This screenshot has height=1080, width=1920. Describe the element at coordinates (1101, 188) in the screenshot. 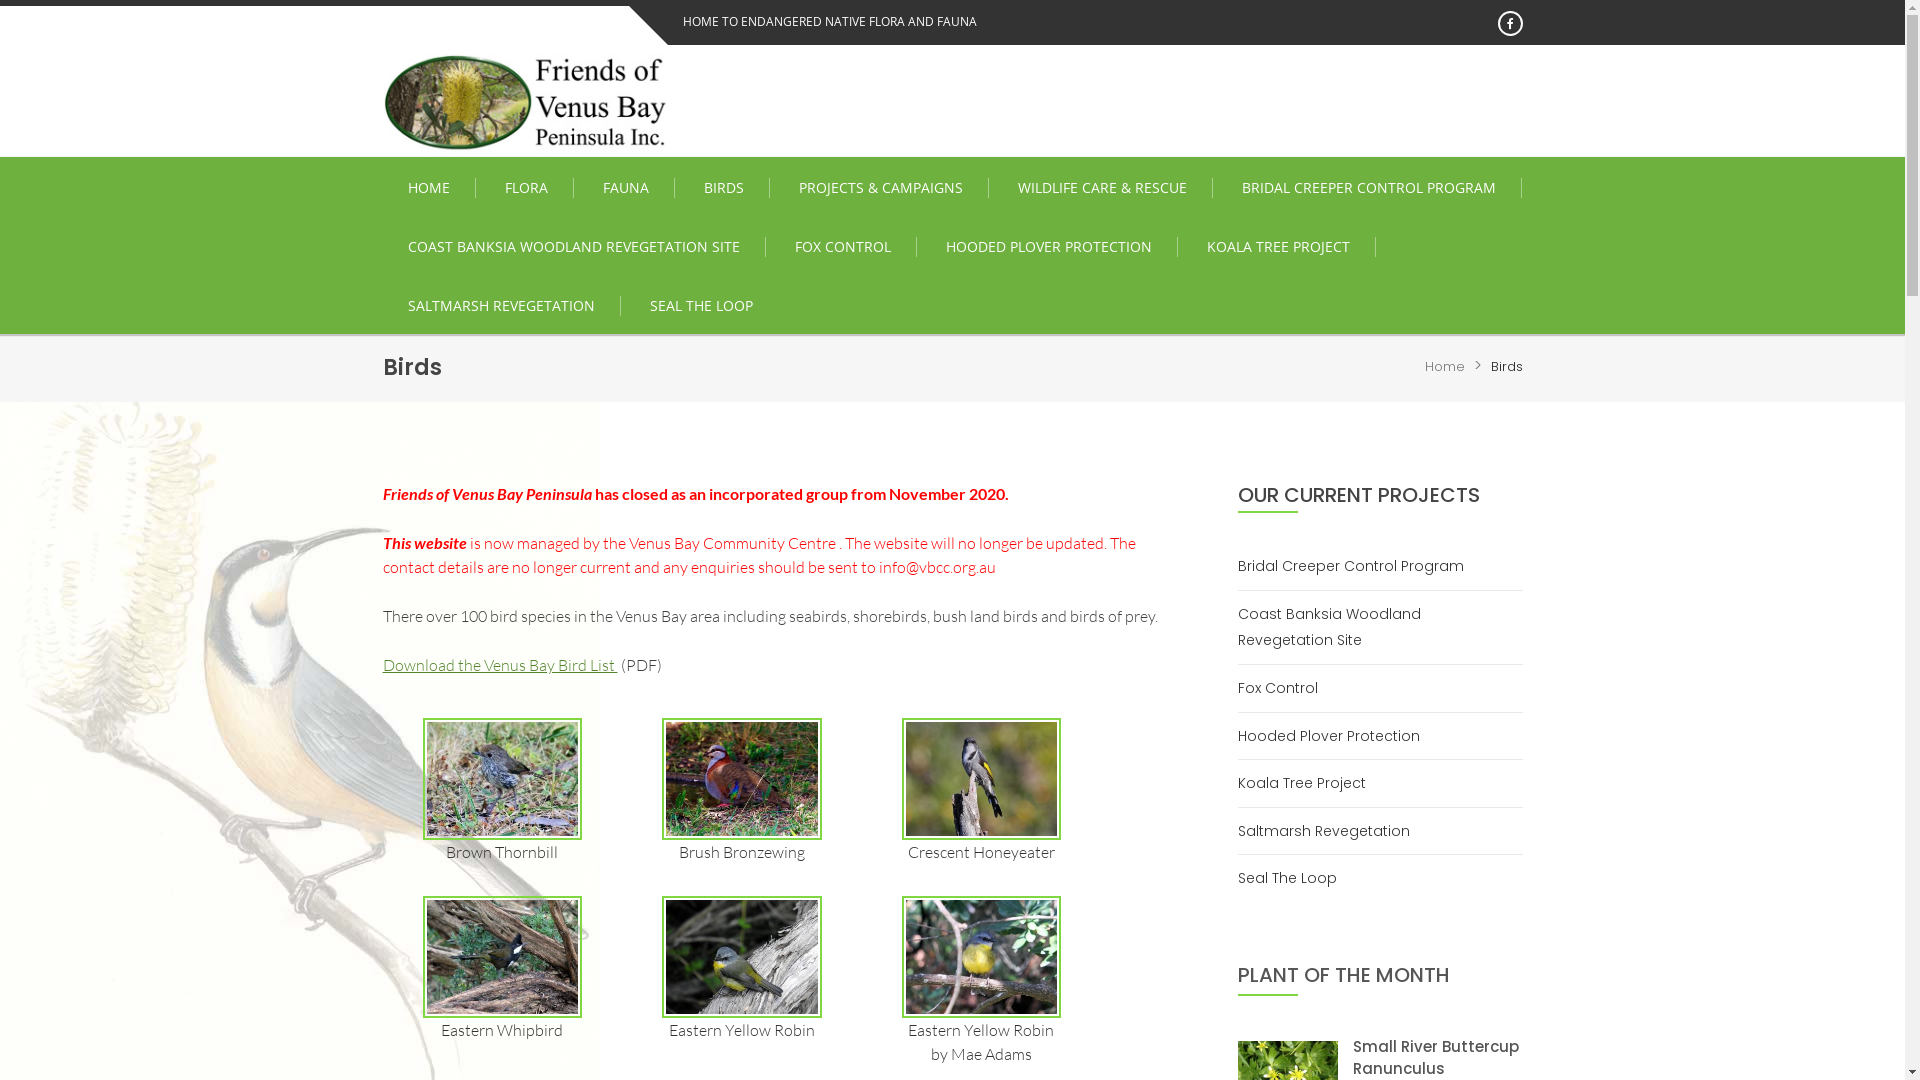

I see `'WILDLIFE CARE & RESCUE'` at that location.